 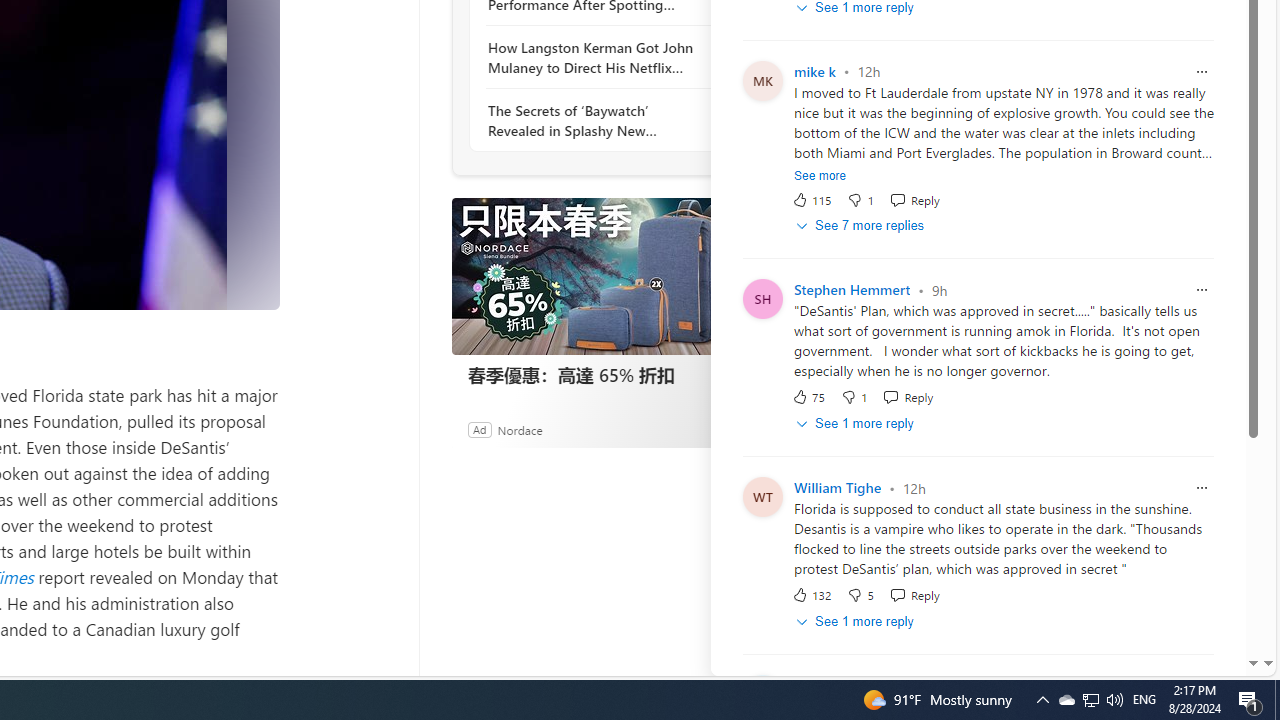 What do you see at coordinates (837, 488) in the screenshot?
I see `'William Tighe'` at bounding box center [837, 488].